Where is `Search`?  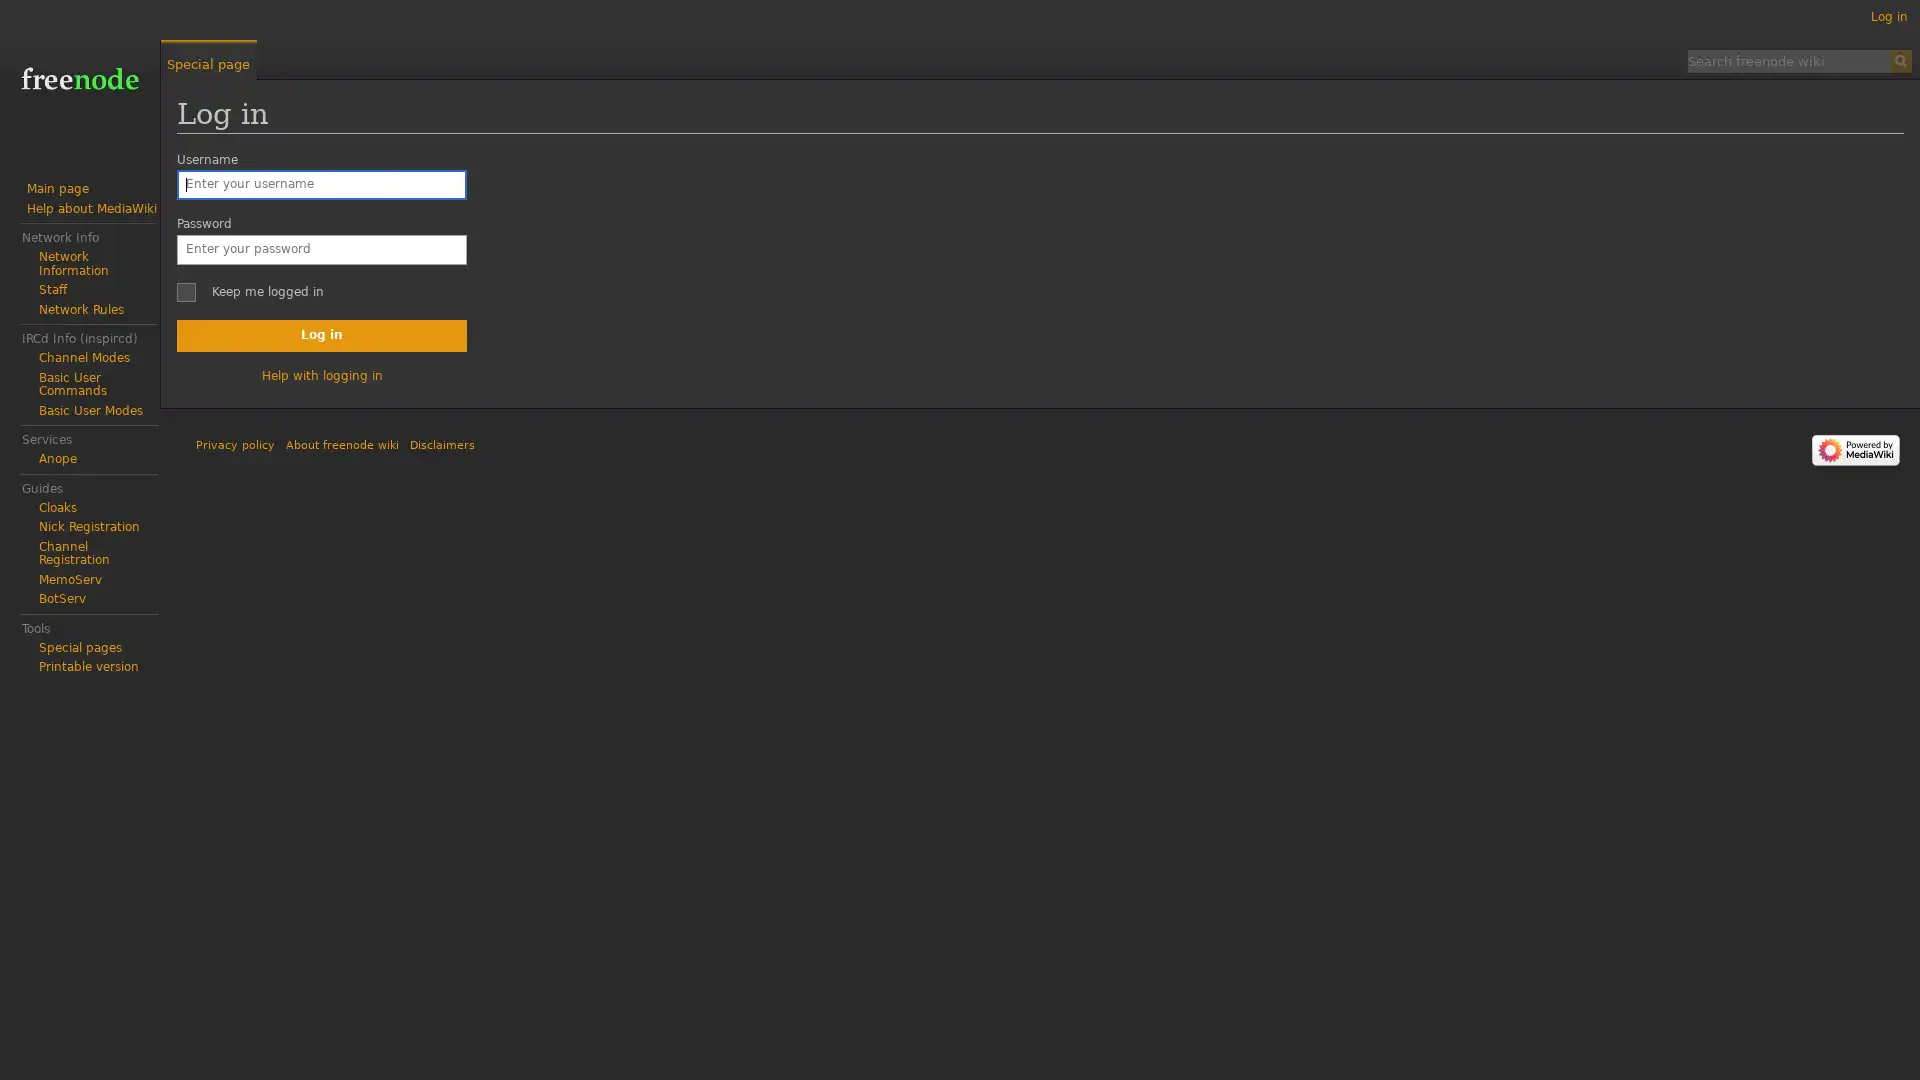
Search is located at coordinates (1899, 60).